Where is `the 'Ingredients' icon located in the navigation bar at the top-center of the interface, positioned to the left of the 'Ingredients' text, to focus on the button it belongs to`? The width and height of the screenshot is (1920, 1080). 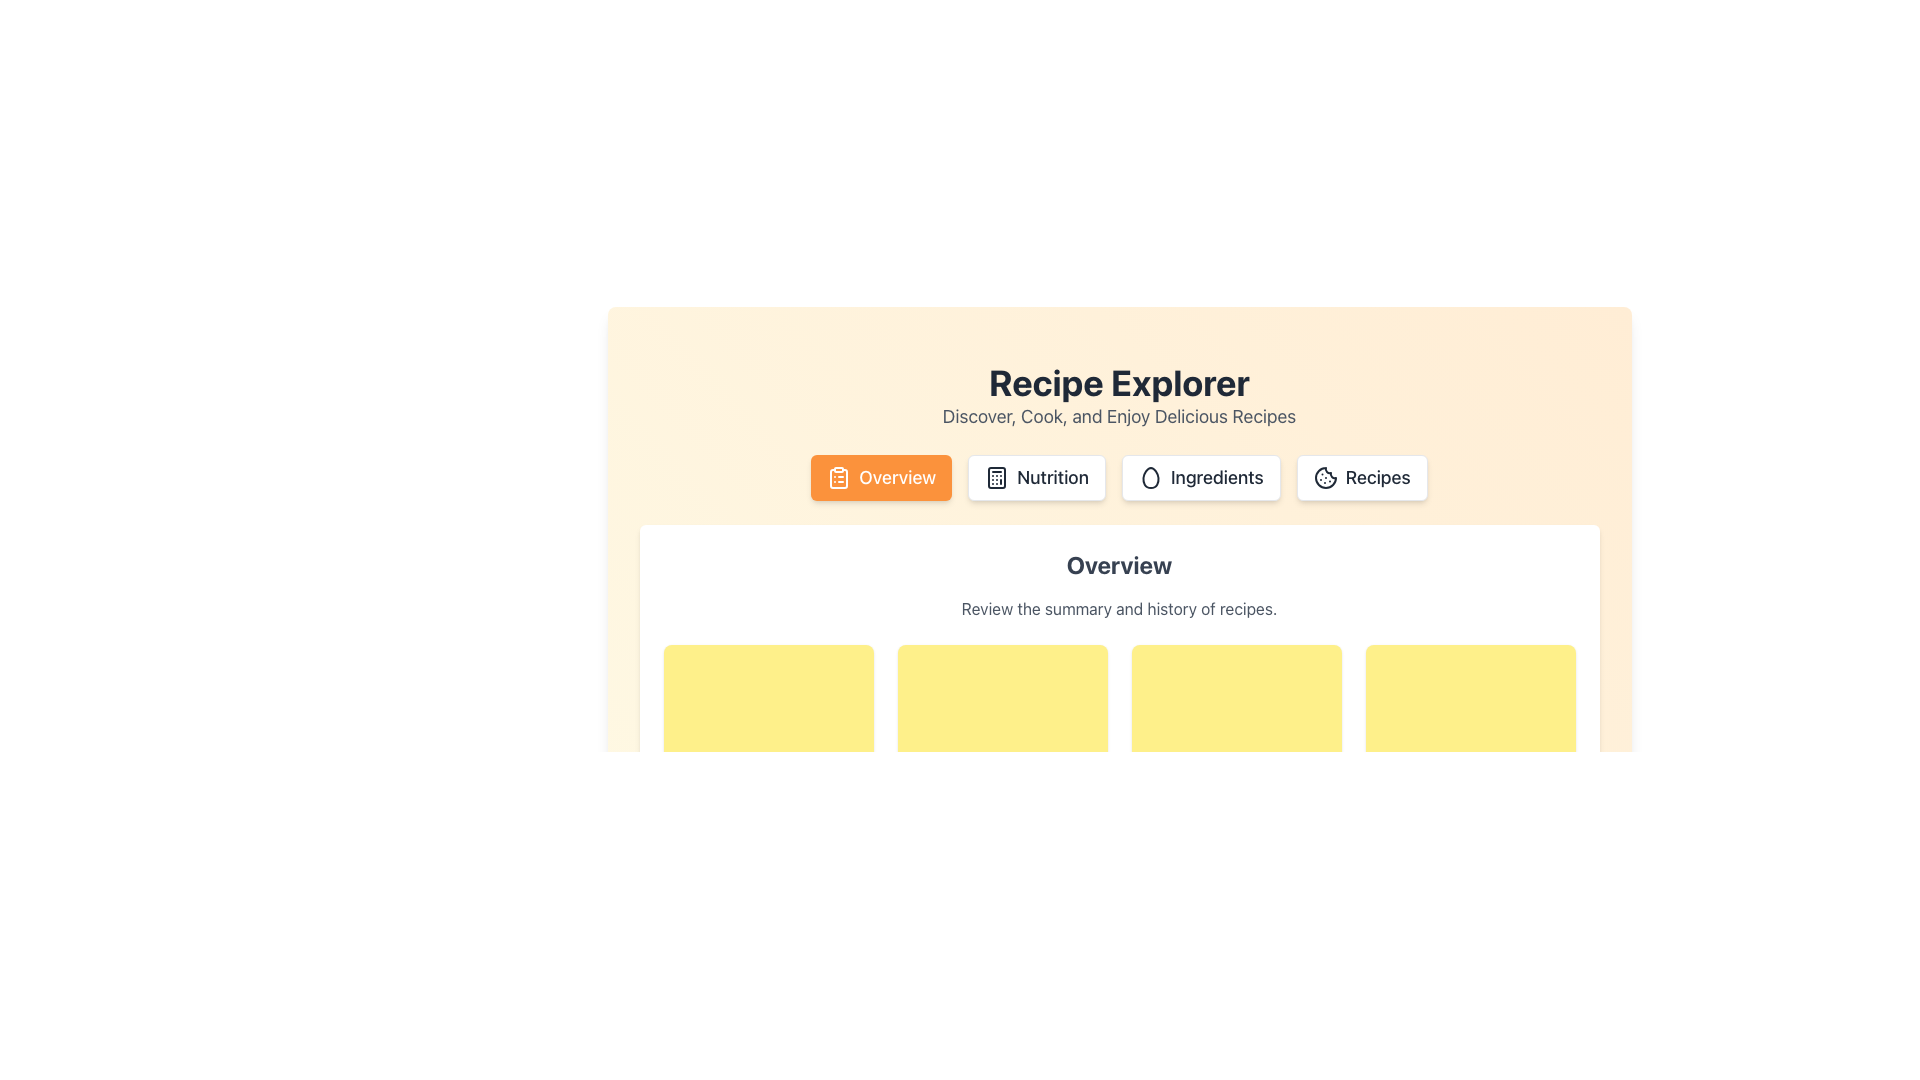
the 'Ingredients' icon located in the navigation bar at the top-center of the interface, positioned to the left of the 'Ingredients' text, to focus on the button it belongs to is located at coordinates (1151, 478).